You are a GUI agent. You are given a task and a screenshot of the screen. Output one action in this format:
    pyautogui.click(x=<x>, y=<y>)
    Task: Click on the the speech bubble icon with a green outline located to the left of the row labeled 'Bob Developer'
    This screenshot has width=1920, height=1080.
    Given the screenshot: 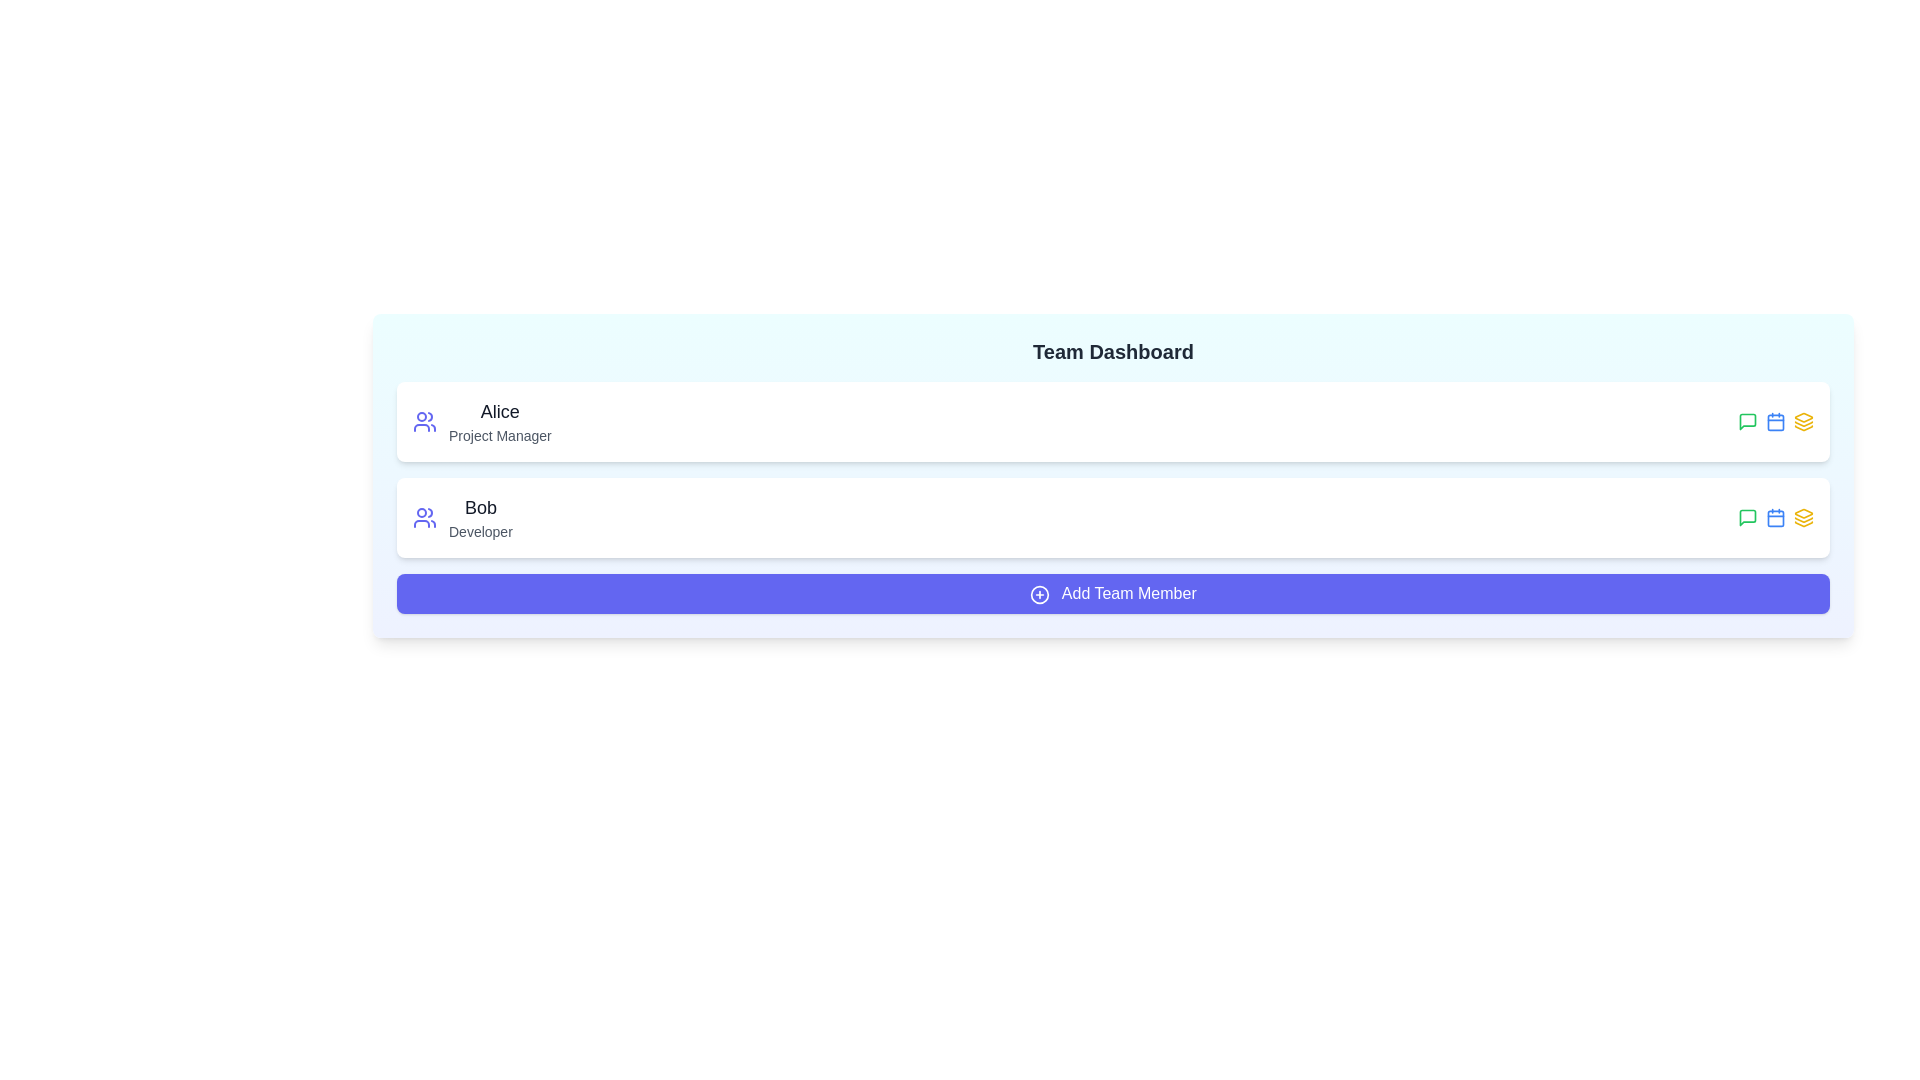 What is the action you would take?
    pyautogui.click(x=1746, y=516)
    